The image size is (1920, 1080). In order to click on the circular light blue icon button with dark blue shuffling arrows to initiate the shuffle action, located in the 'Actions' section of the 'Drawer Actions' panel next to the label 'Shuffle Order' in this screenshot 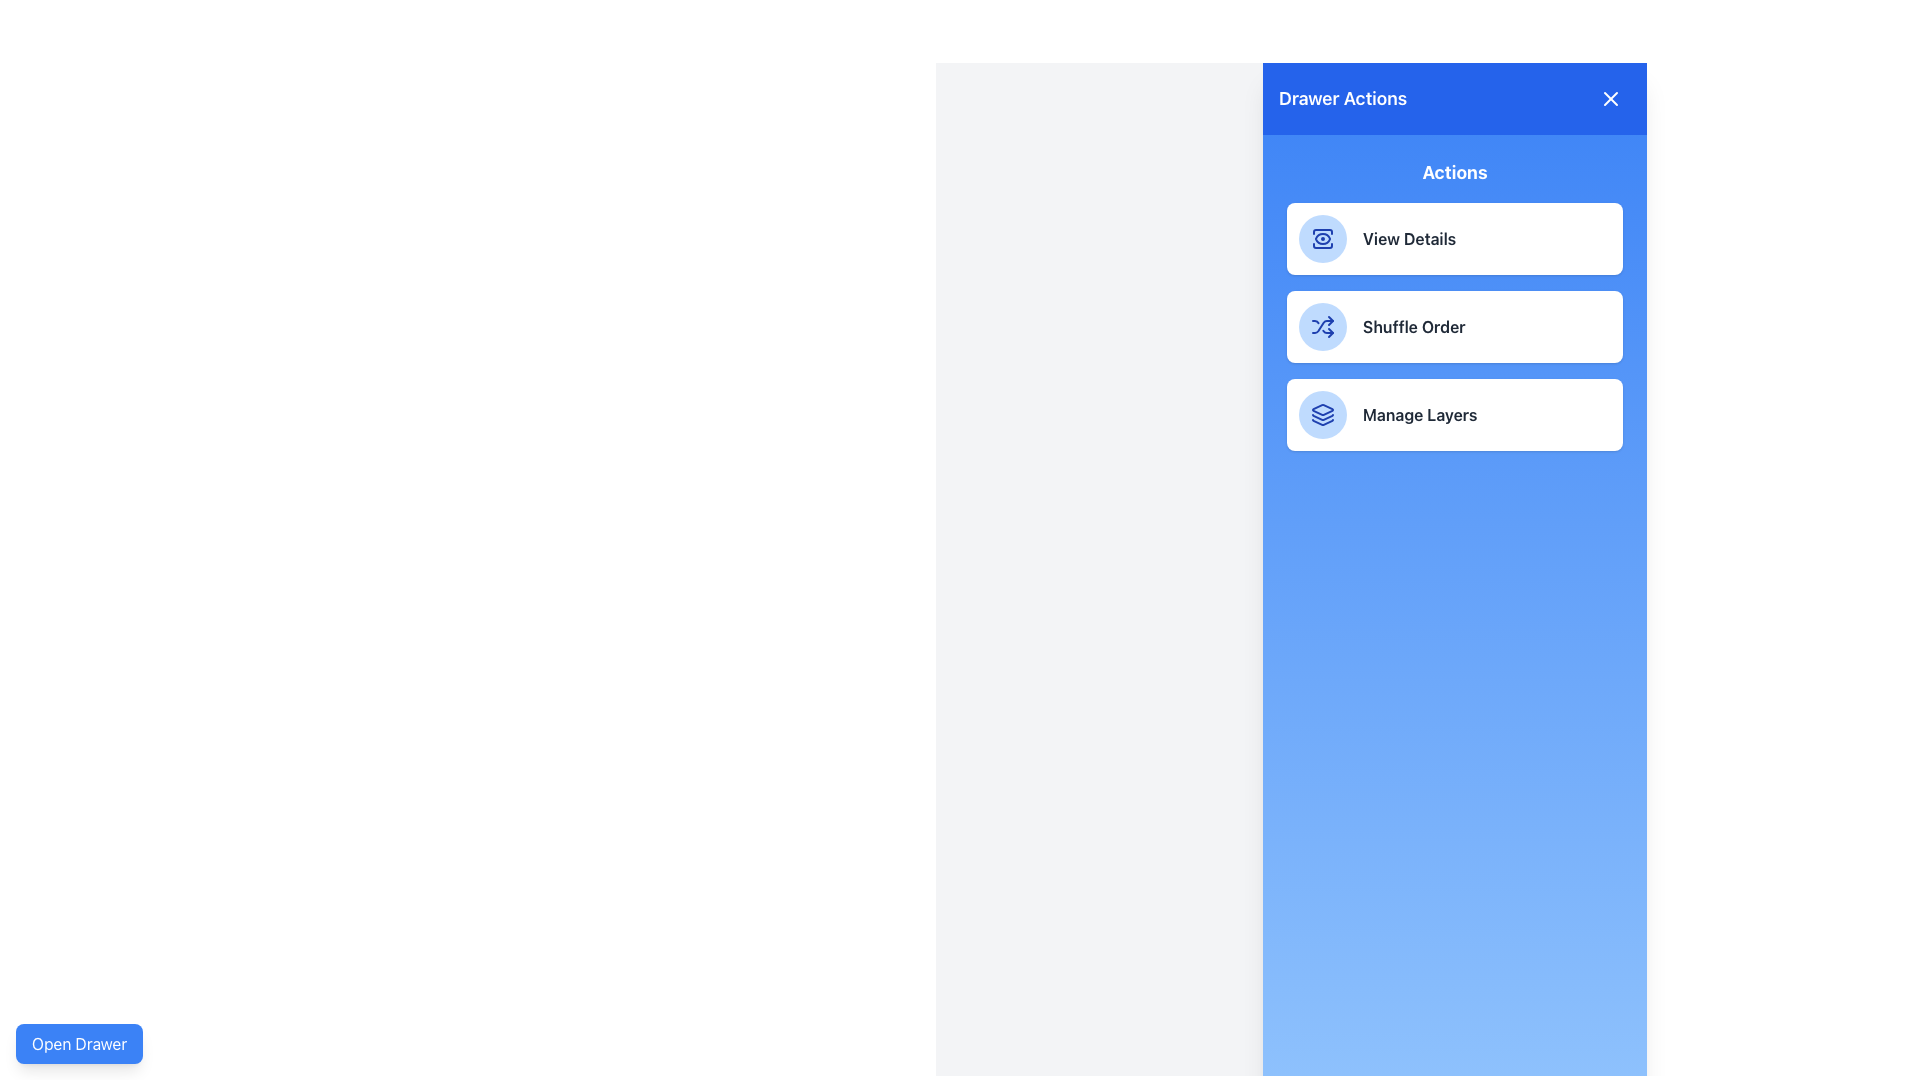, I will do `click(1323, 326)`.